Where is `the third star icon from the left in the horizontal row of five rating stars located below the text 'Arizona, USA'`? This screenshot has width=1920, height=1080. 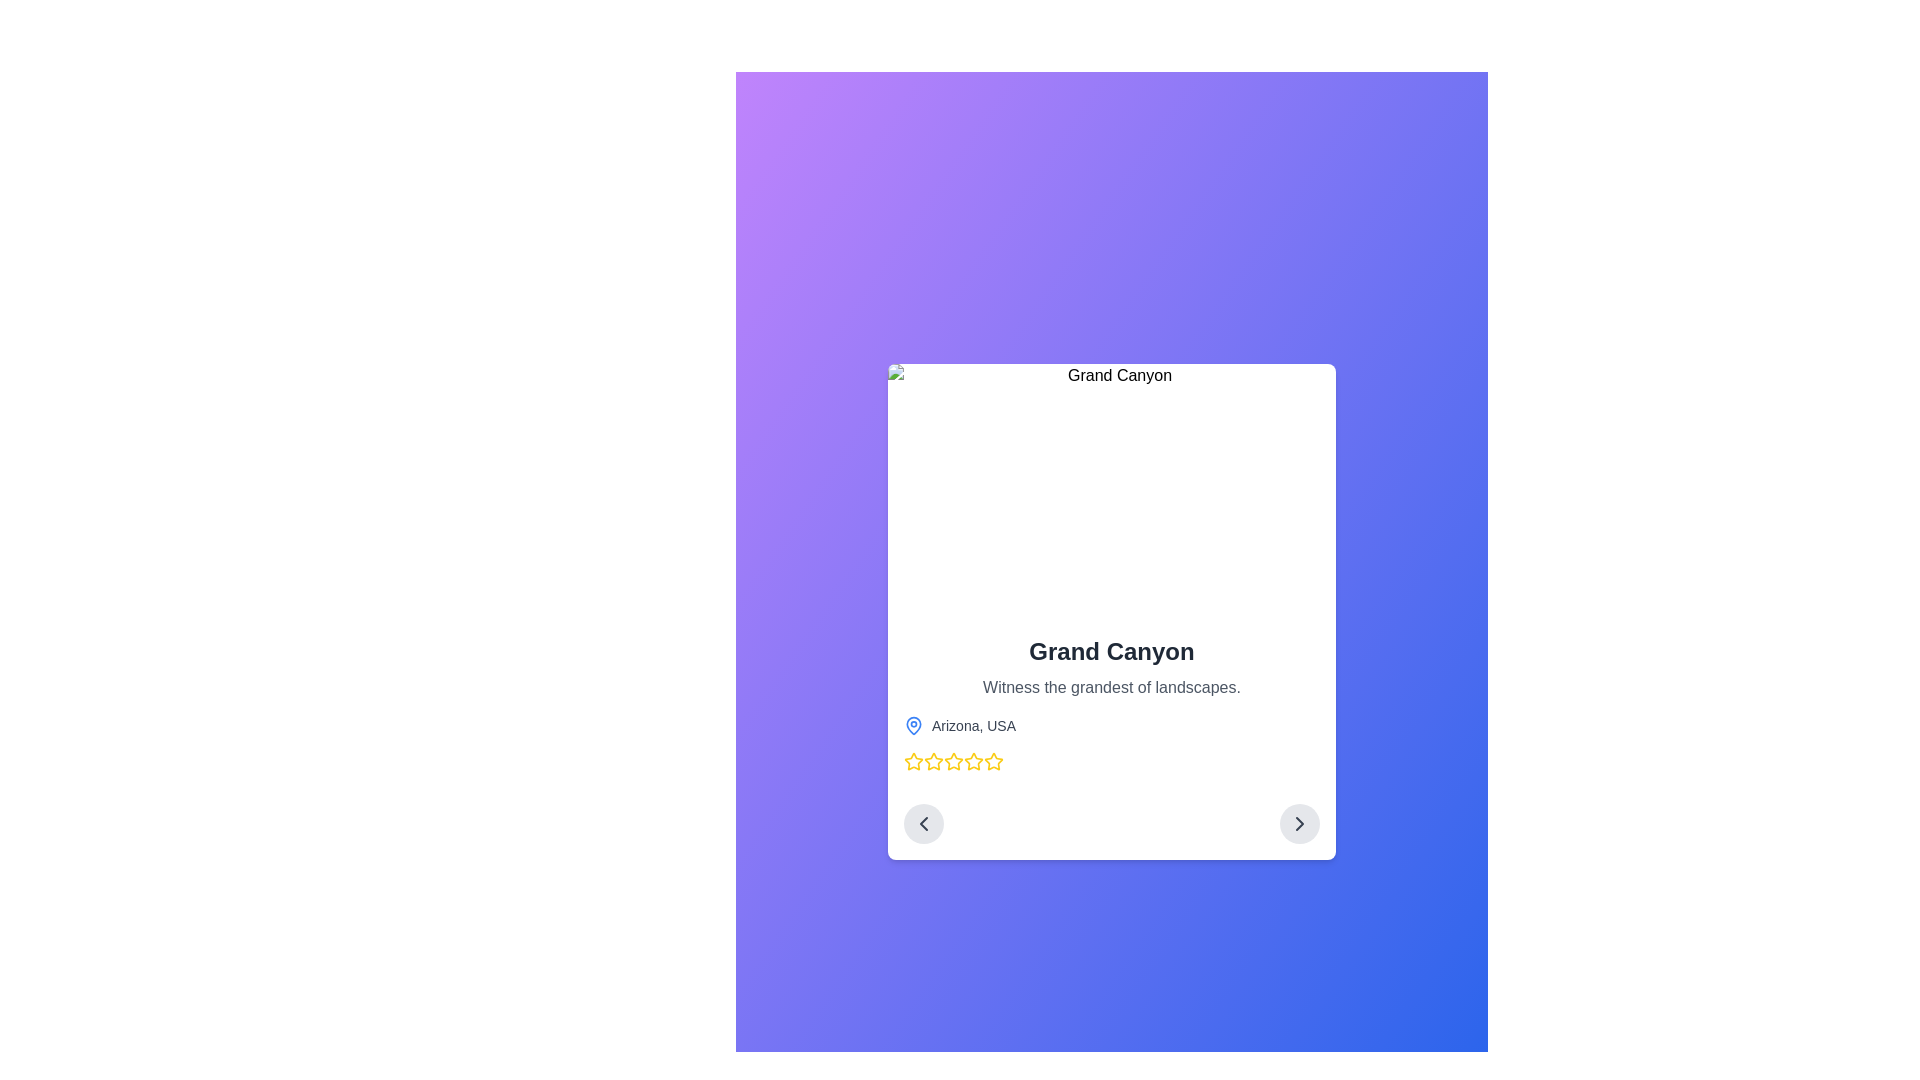 the third star icon from the left in the horizontal row of five rating stars located below the text 'Arizona, USA' is located at coordinates (933, 762).